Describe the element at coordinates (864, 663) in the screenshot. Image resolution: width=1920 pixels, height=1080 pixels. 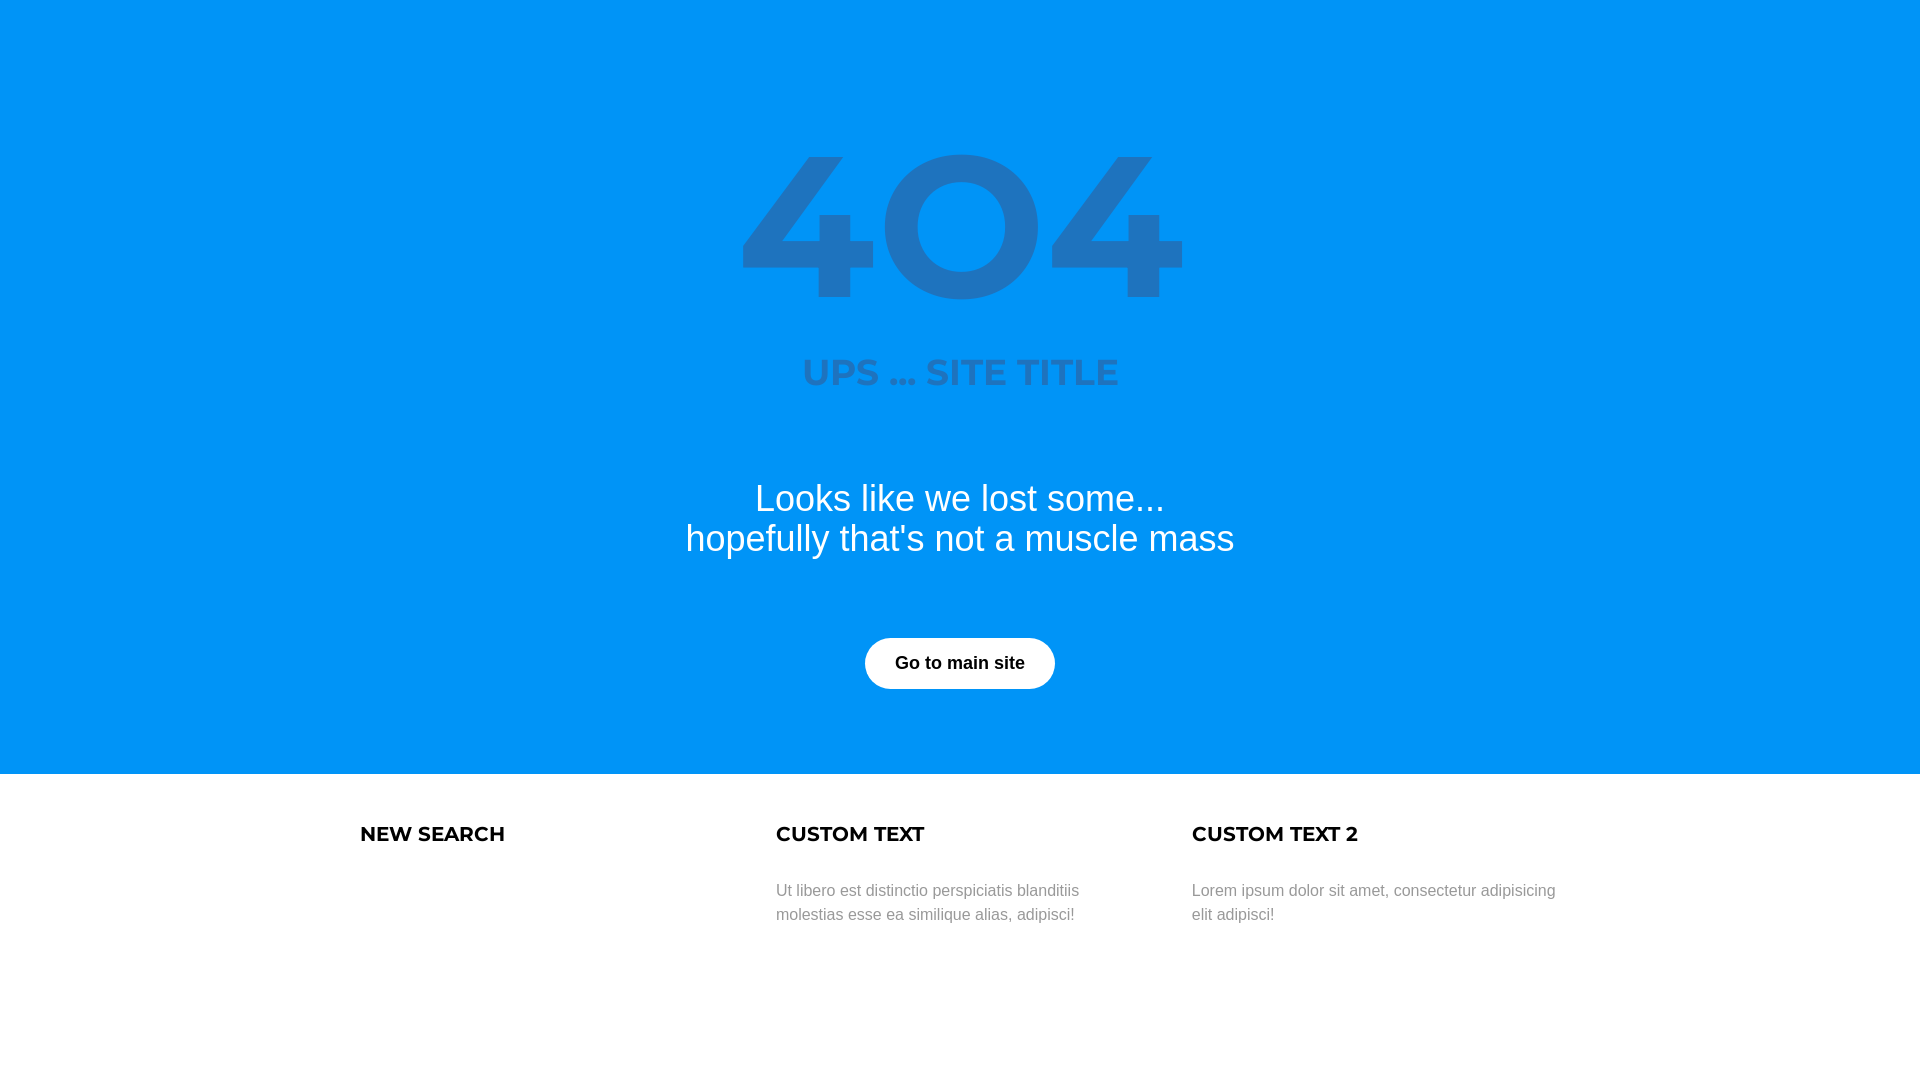
I see `'Go to main site'` at that location.